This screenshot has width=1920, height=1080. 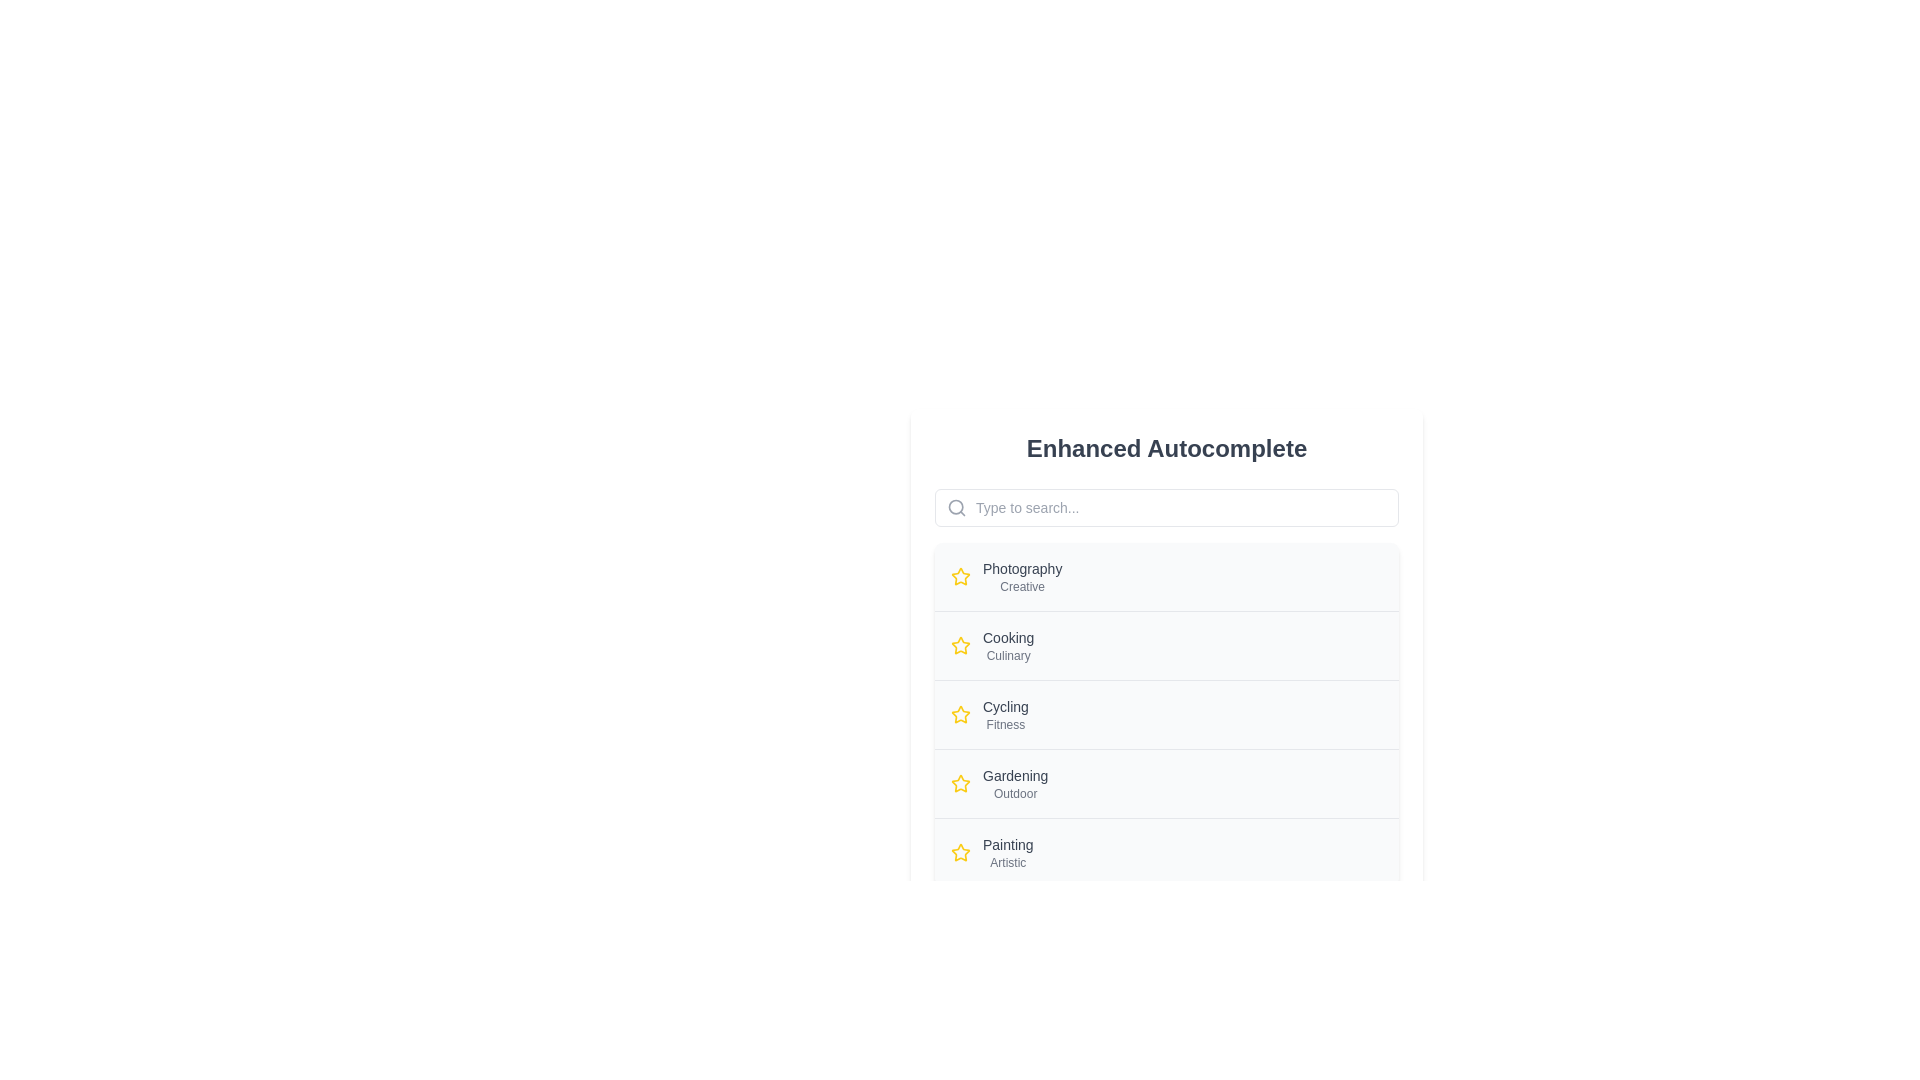 What do you see at coordinates (1005, 713) in the screenshot?
I see `the 'Cycling' category item in the sidebar interface` at bounding box center [1005, 713].